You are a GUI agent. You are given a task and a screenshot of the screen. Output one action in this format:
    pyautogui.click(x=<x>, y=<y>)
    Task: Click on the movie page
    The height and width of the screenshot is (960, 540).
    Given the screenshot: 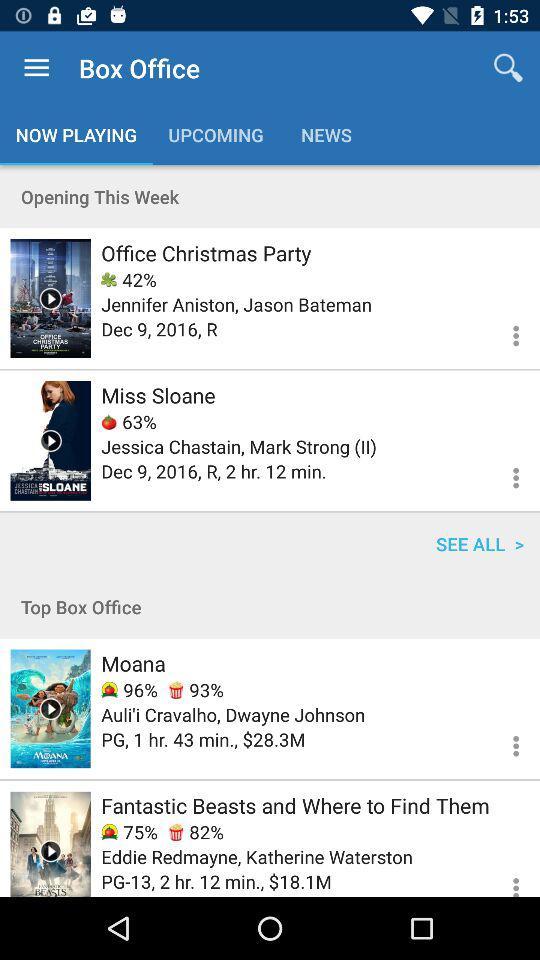 What is the action you would take?
    pyautogui.click(x=50, y=440)
    